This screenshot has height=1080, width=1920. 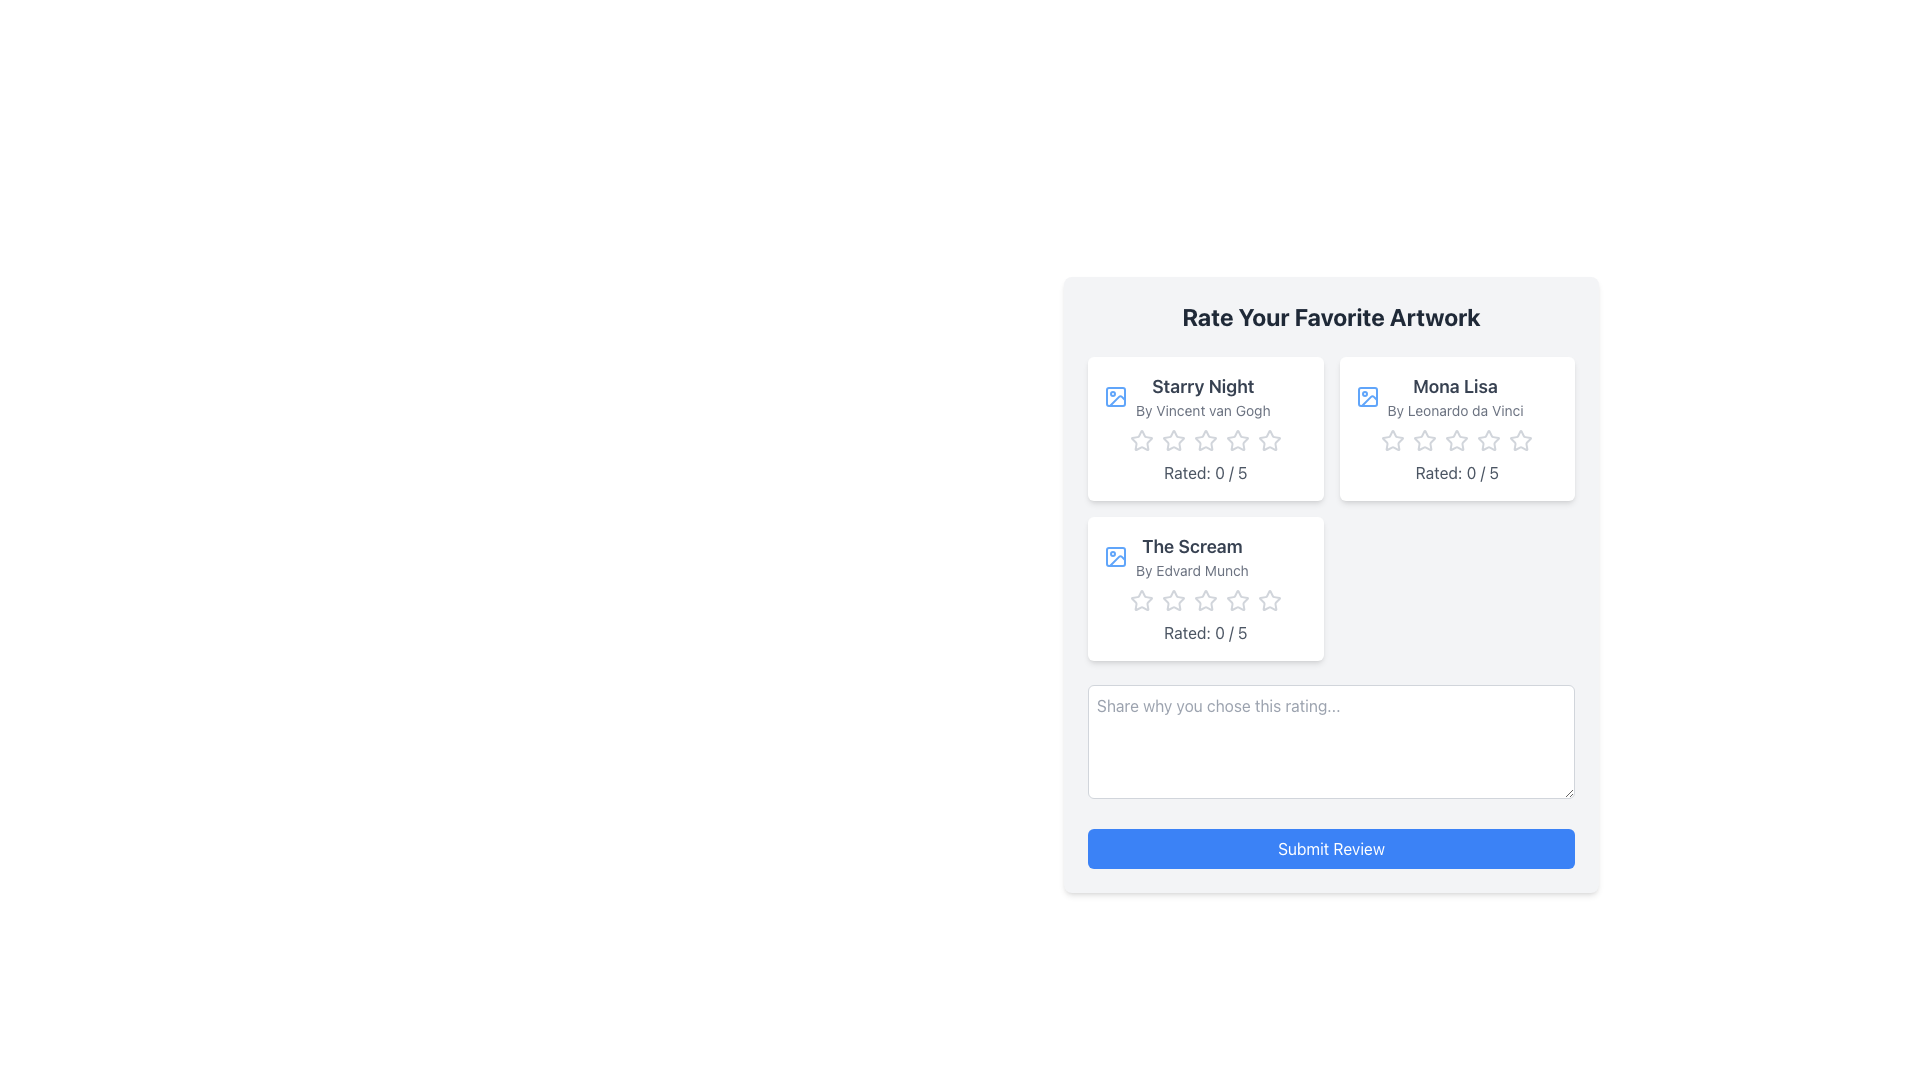 What do you see at coordinates (1424, 438) in the screenshot?
I see `the first star in the horizontal row of stars to give a 1-star rating to the 'Mona Lisa' artwork` at bounding box center [1424, 438].